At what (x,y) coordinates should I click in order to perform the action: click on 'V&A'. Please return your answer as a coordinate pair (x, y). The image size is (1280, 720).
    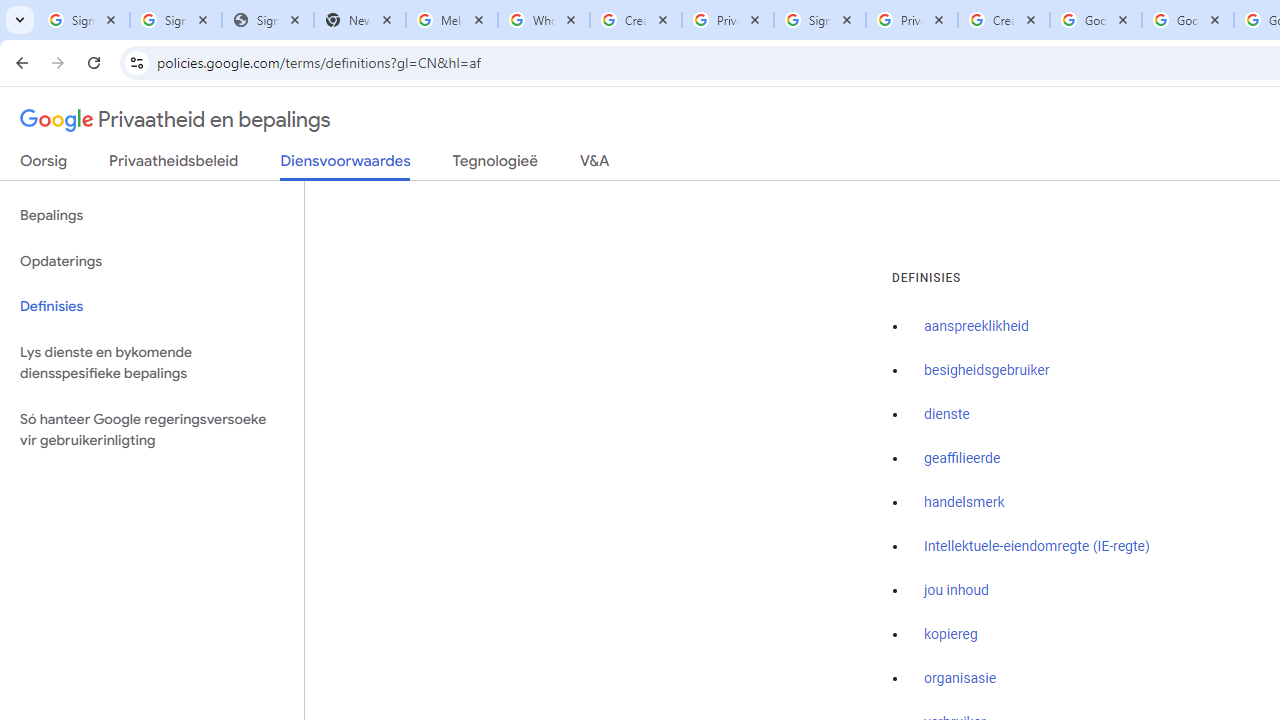
    Looking at the image, I should click on (593, 164).